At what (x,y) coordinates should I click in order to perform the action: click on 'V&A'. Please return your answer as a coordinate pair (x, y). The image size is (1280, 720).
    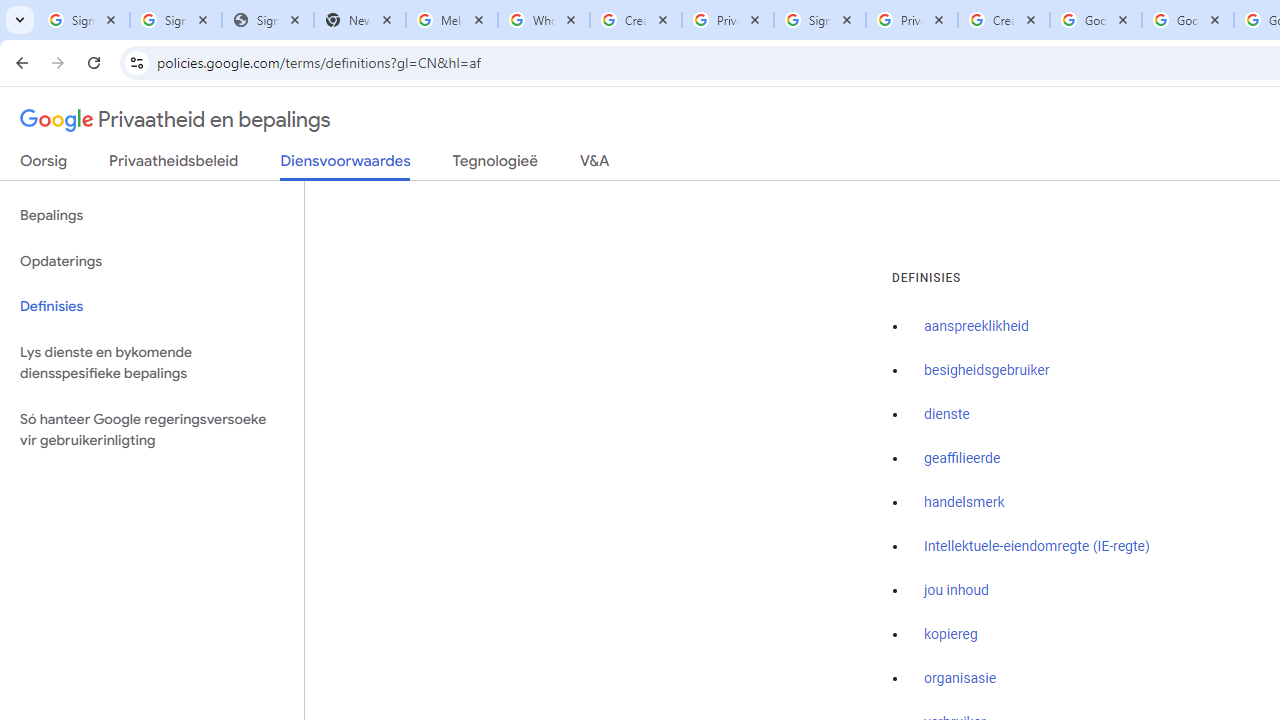
    Looking at the image, I should click on (593, 164).